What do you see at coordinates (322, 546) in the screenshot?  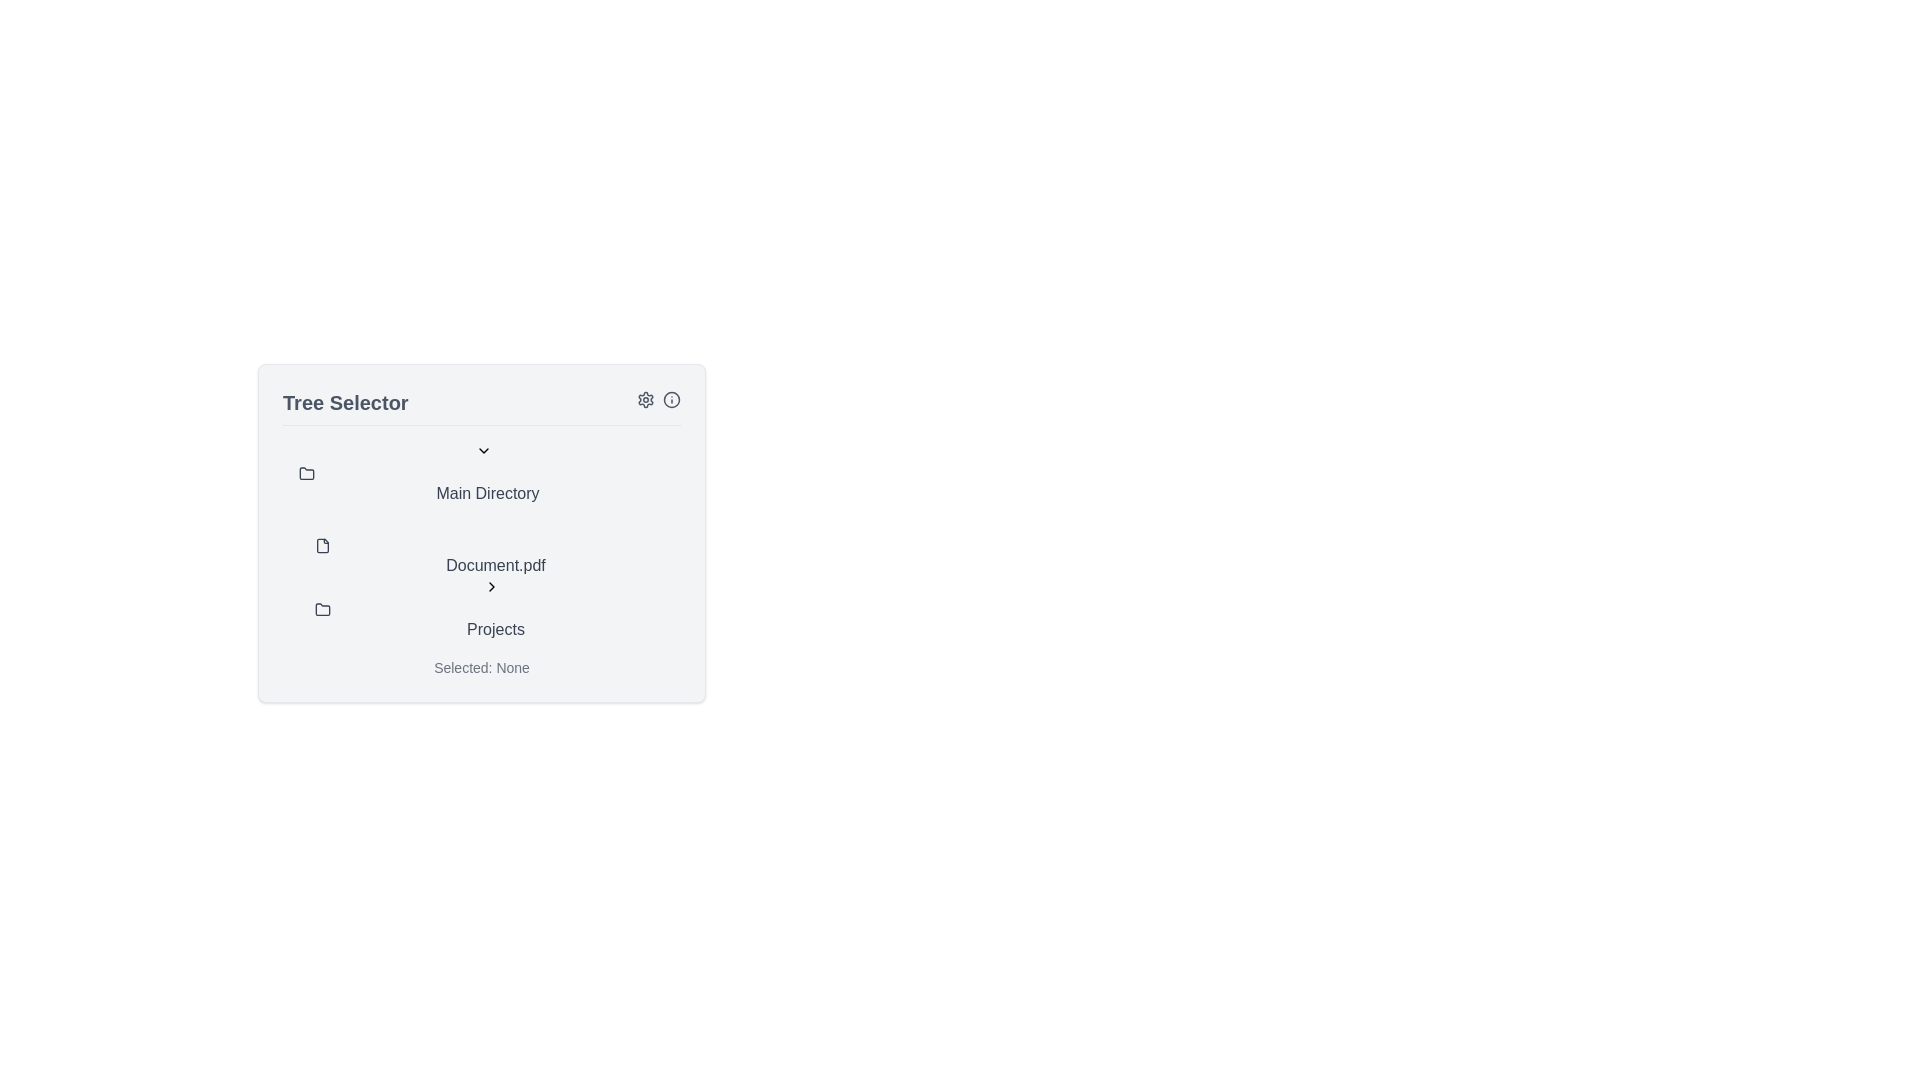 I see `the file icon representing 'Document.pdf' in the hierarchical tree selector, which is styled with a border and subtle shadowing` at bounding box center [322, 546].